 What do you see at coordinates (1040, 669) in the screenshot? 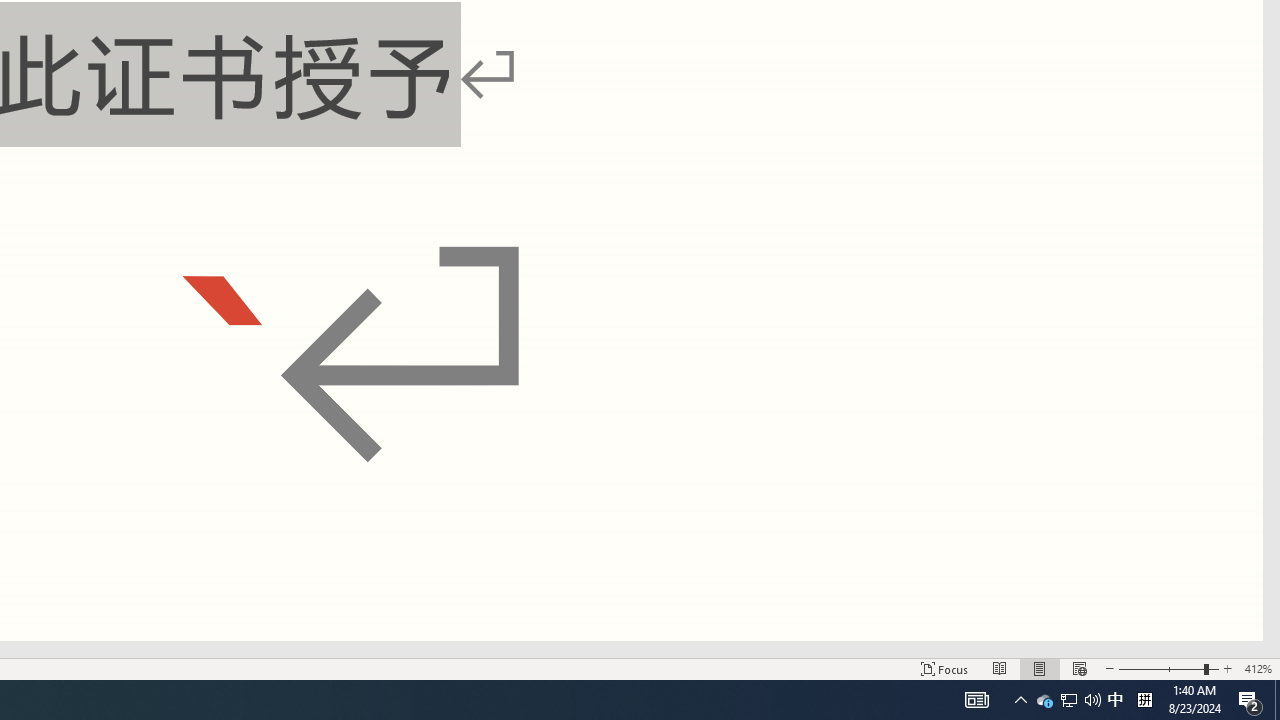
I see `'Print Layout'` at bounding box center [1040, 669].